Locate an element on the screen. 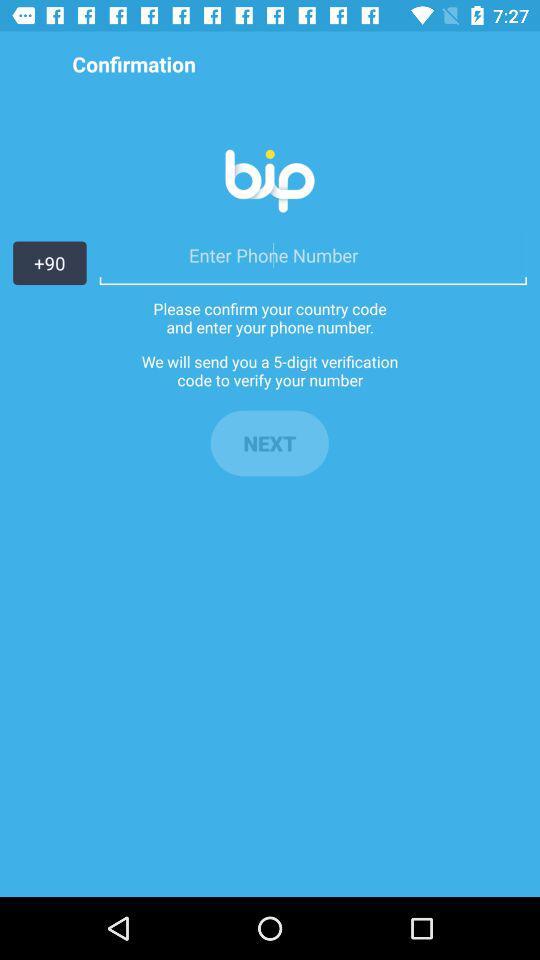 The height and width of the screenshot is (960, 540). the next item is located at coordinates (269, 443).